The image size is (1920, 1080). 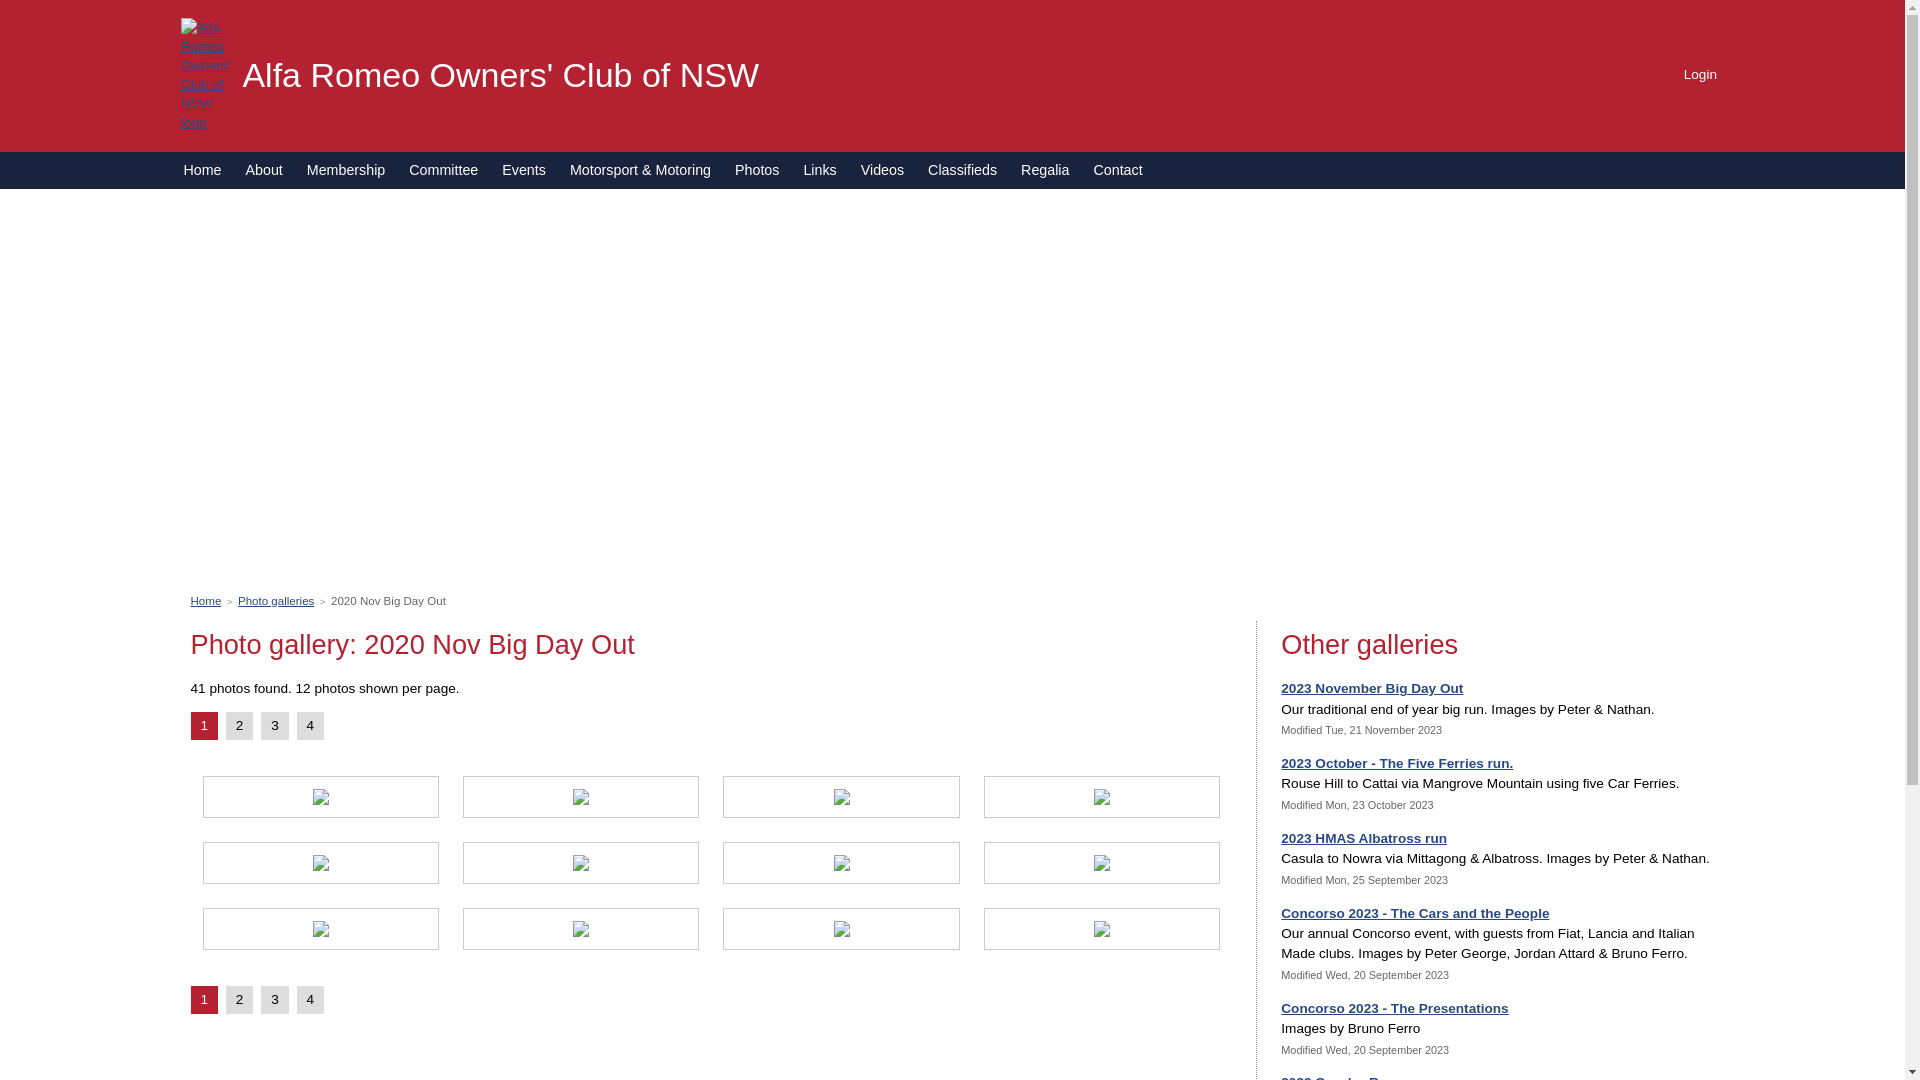 What do you see at coordinates (523, 168) in the screenshot?
I see `'Events'` at bounding box center [523, 168].